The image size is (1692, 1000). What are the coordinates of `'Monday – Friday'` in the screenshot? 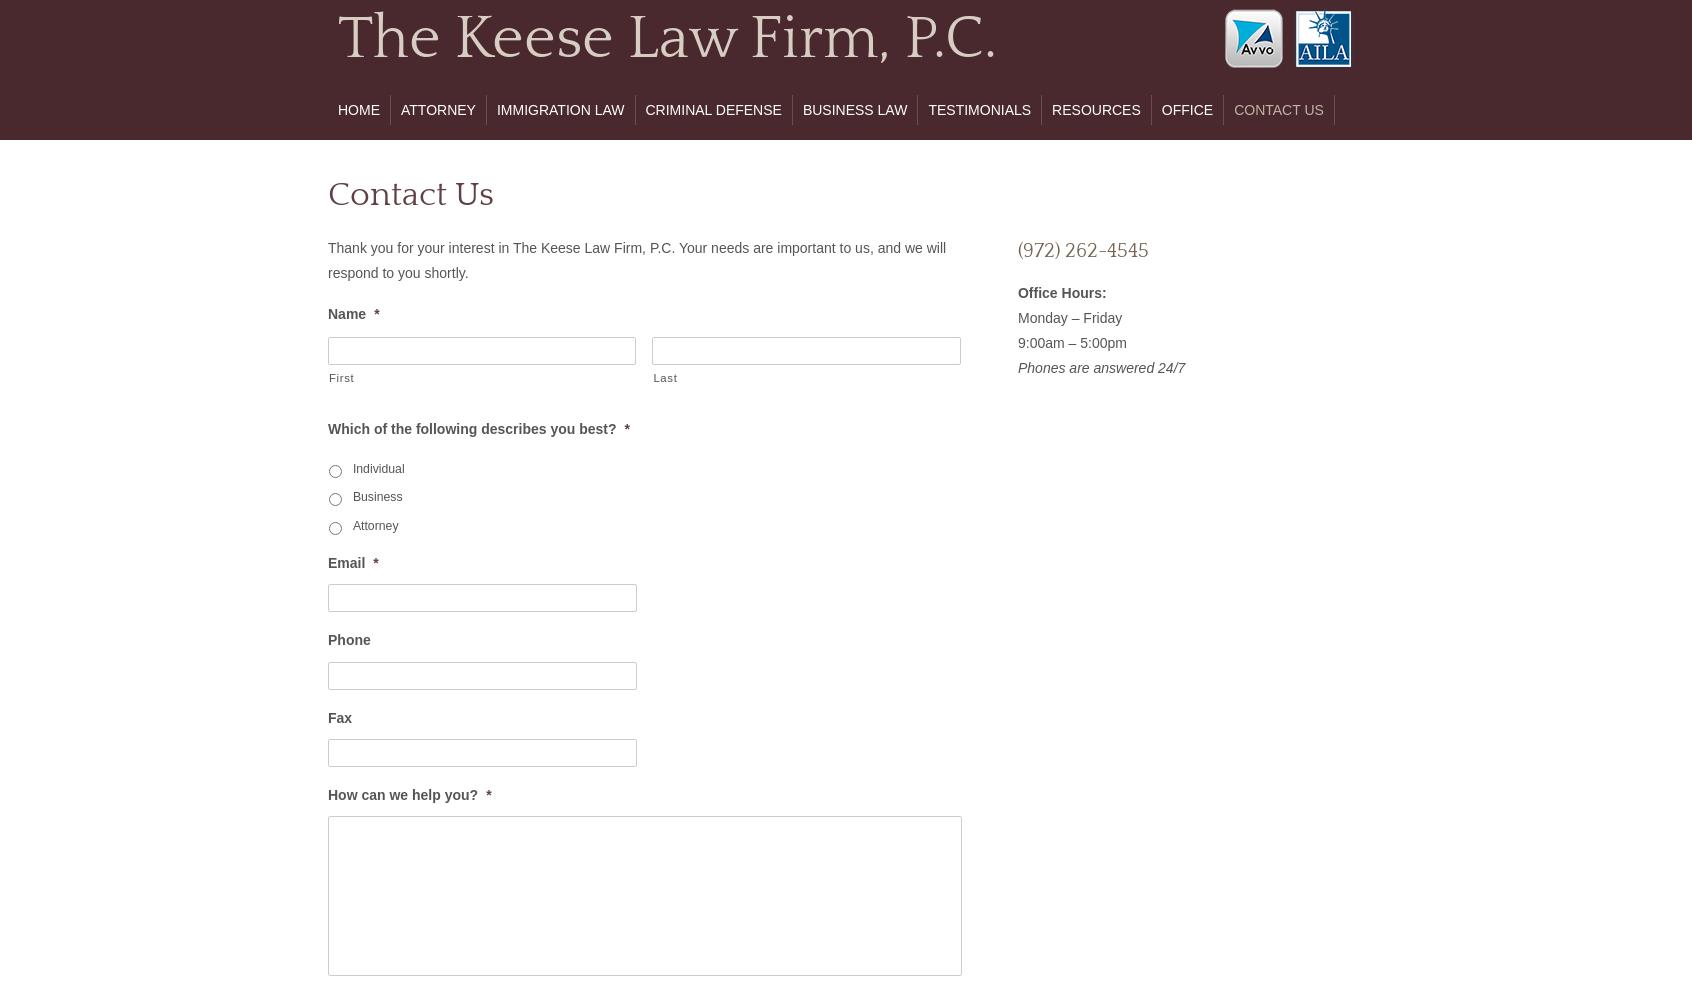 It's located at (1069, 316).